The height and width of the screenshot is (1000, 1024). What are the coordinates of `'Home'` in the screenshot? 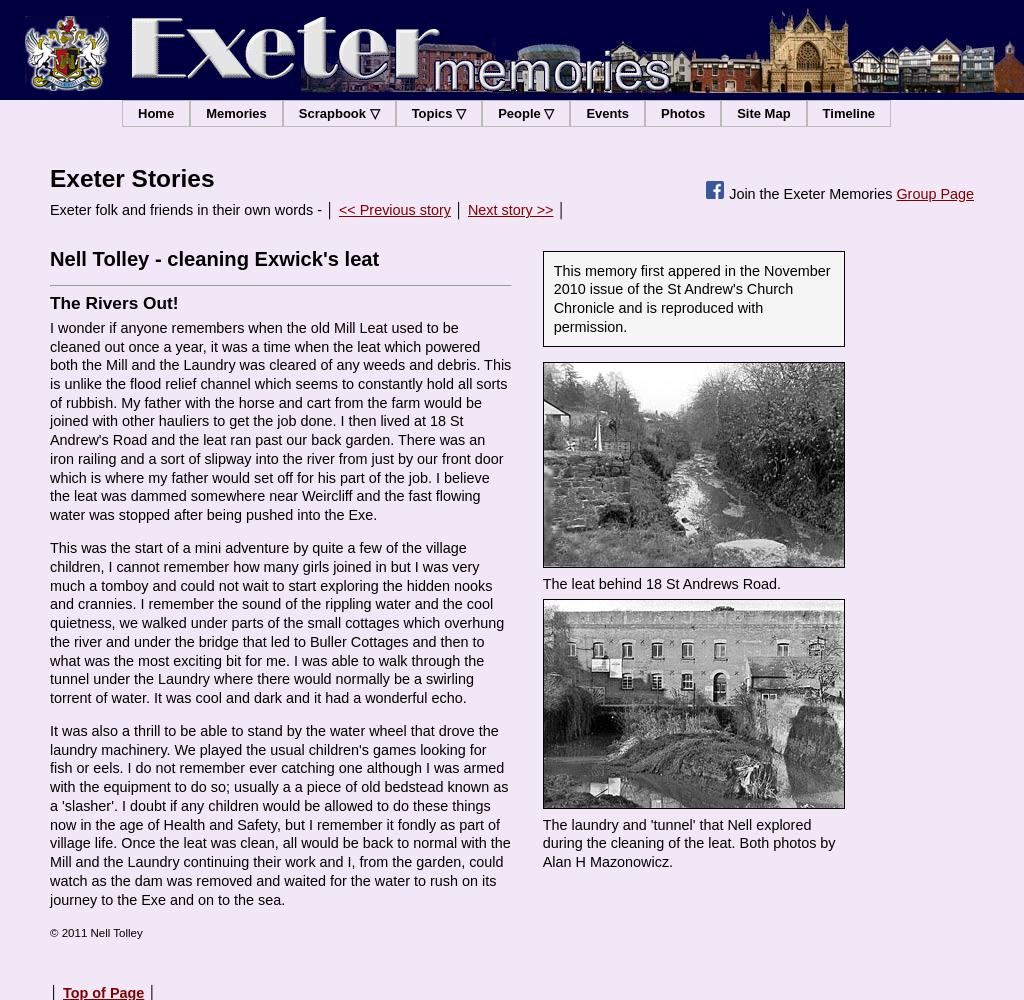 It's located at (154, 112).